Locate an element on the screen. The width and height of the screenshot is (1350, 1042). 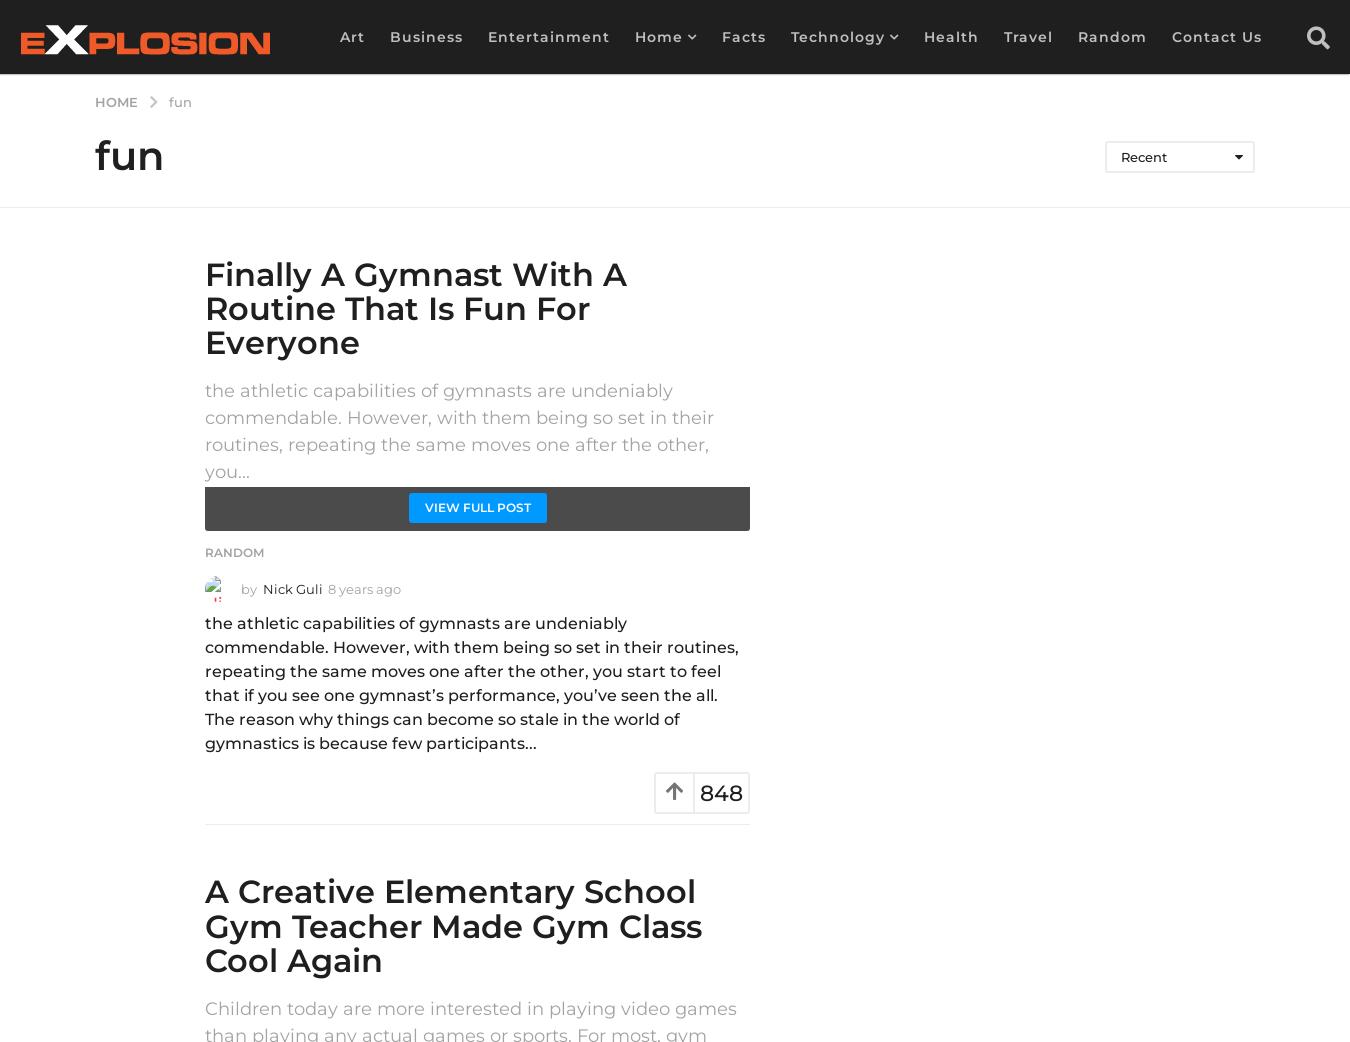
'Art' is located at coordinates (352, 35).